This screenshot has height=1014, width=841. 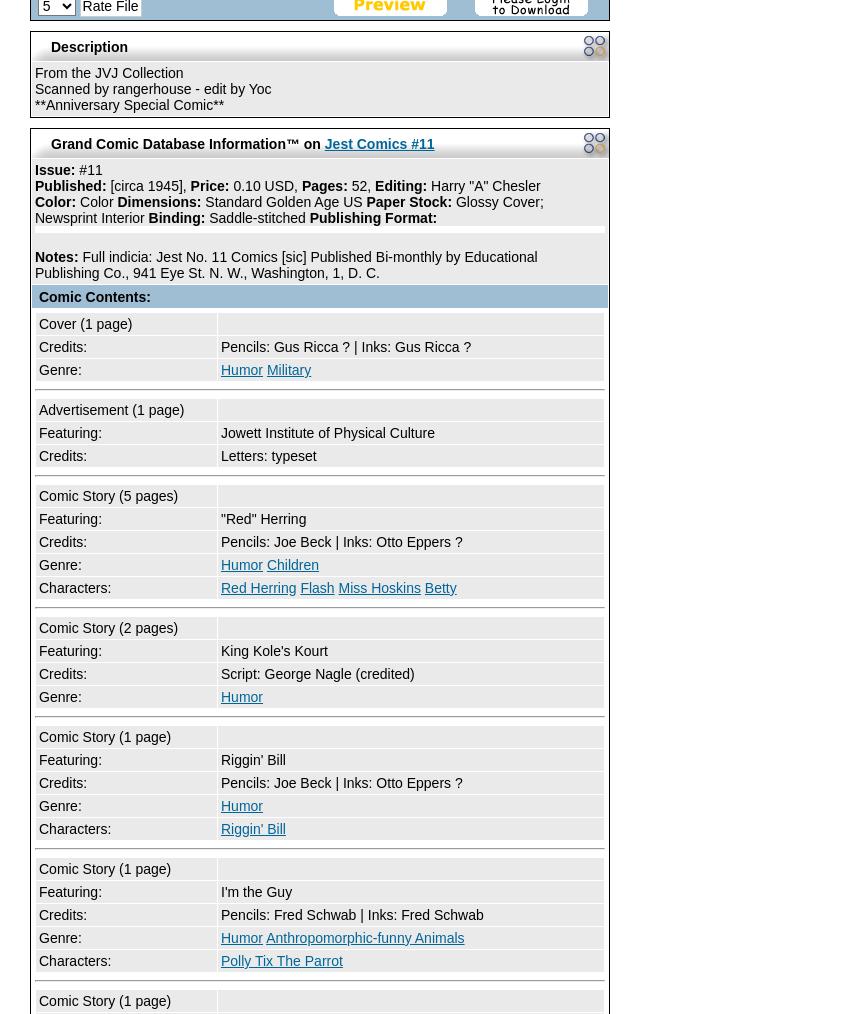 I want to click on 'Scanned by rangerhouse - edit by Yoc', so click(x=151, y=89).